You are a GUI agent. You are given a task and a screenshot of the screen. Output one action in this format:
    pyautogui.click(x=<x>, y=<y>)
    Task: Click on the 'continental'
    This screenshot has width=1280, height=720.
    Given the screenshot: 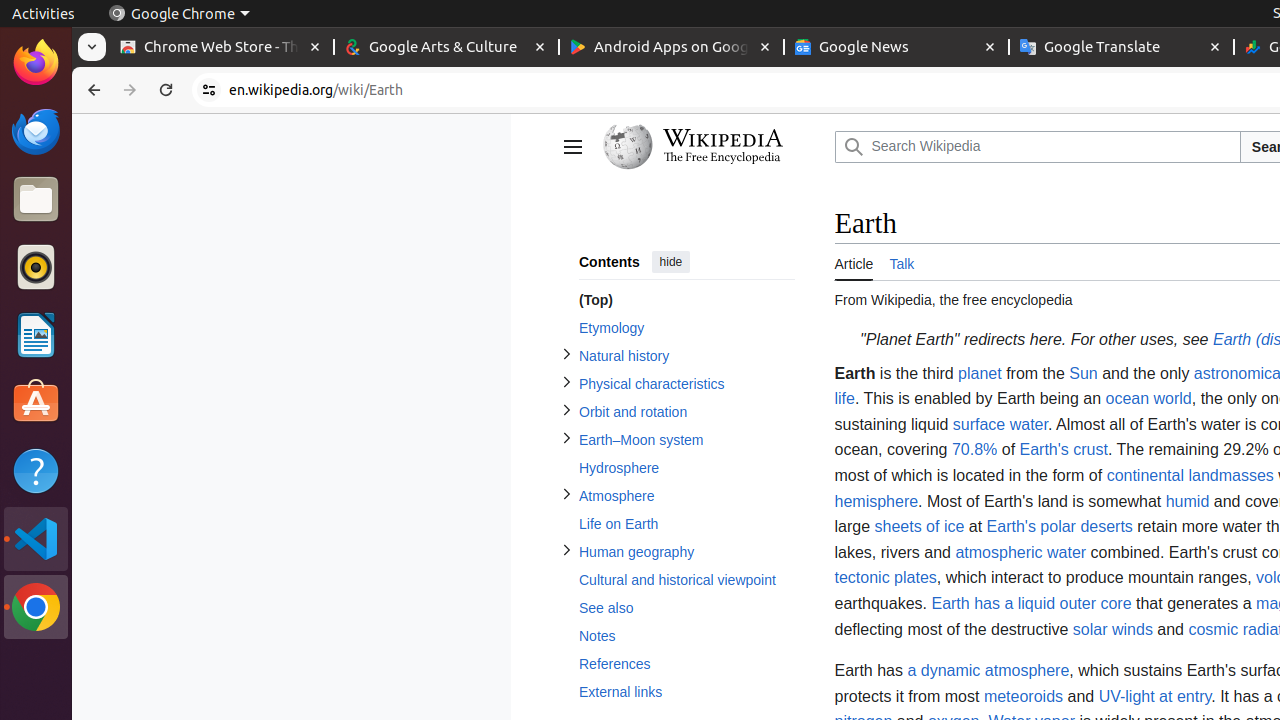 What is the action you would take?
    pyautogui.click(x=1145, y=475)
    